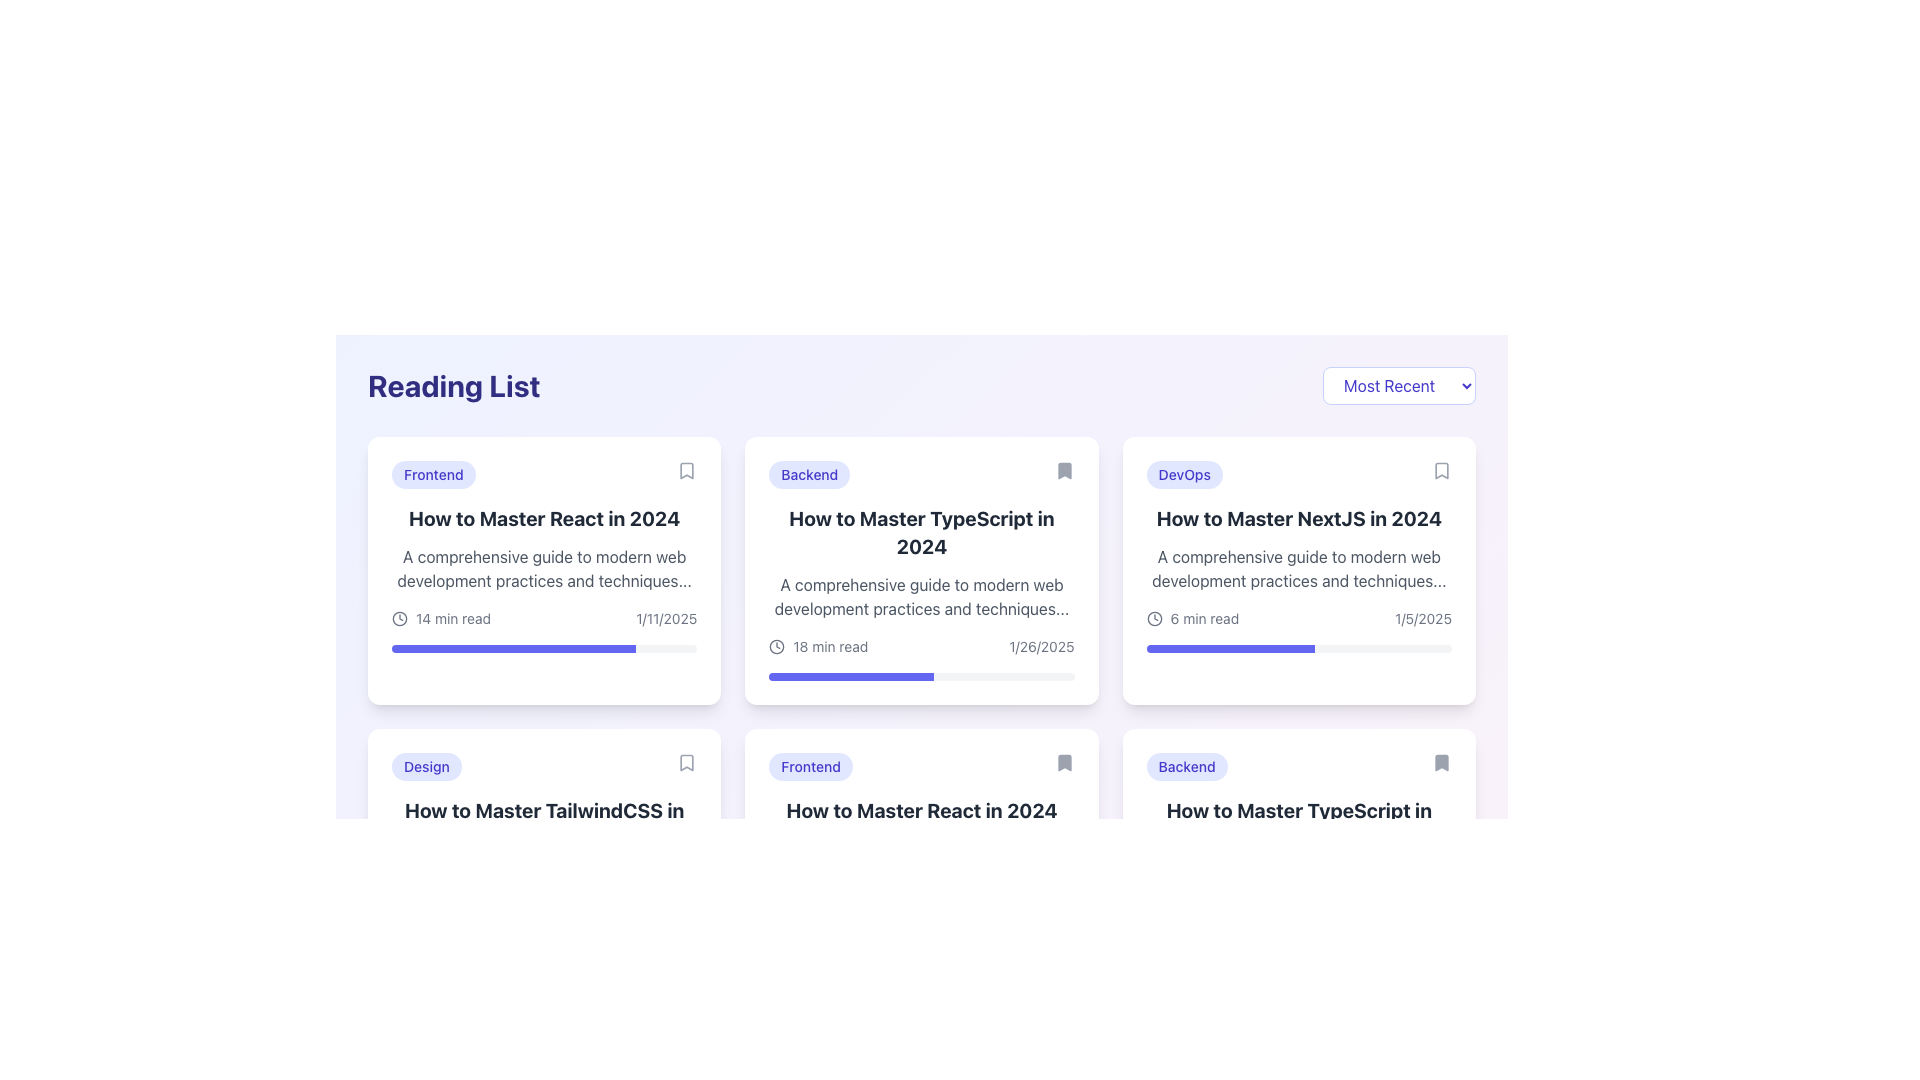  What do you see at coordinates (920, 676) in the screenshot?
I see `the progress bar indicating a progress of 54% located at the bottom of the card titled 'How to Master TypeScript in 2024'` at bounding box center [920, 676].